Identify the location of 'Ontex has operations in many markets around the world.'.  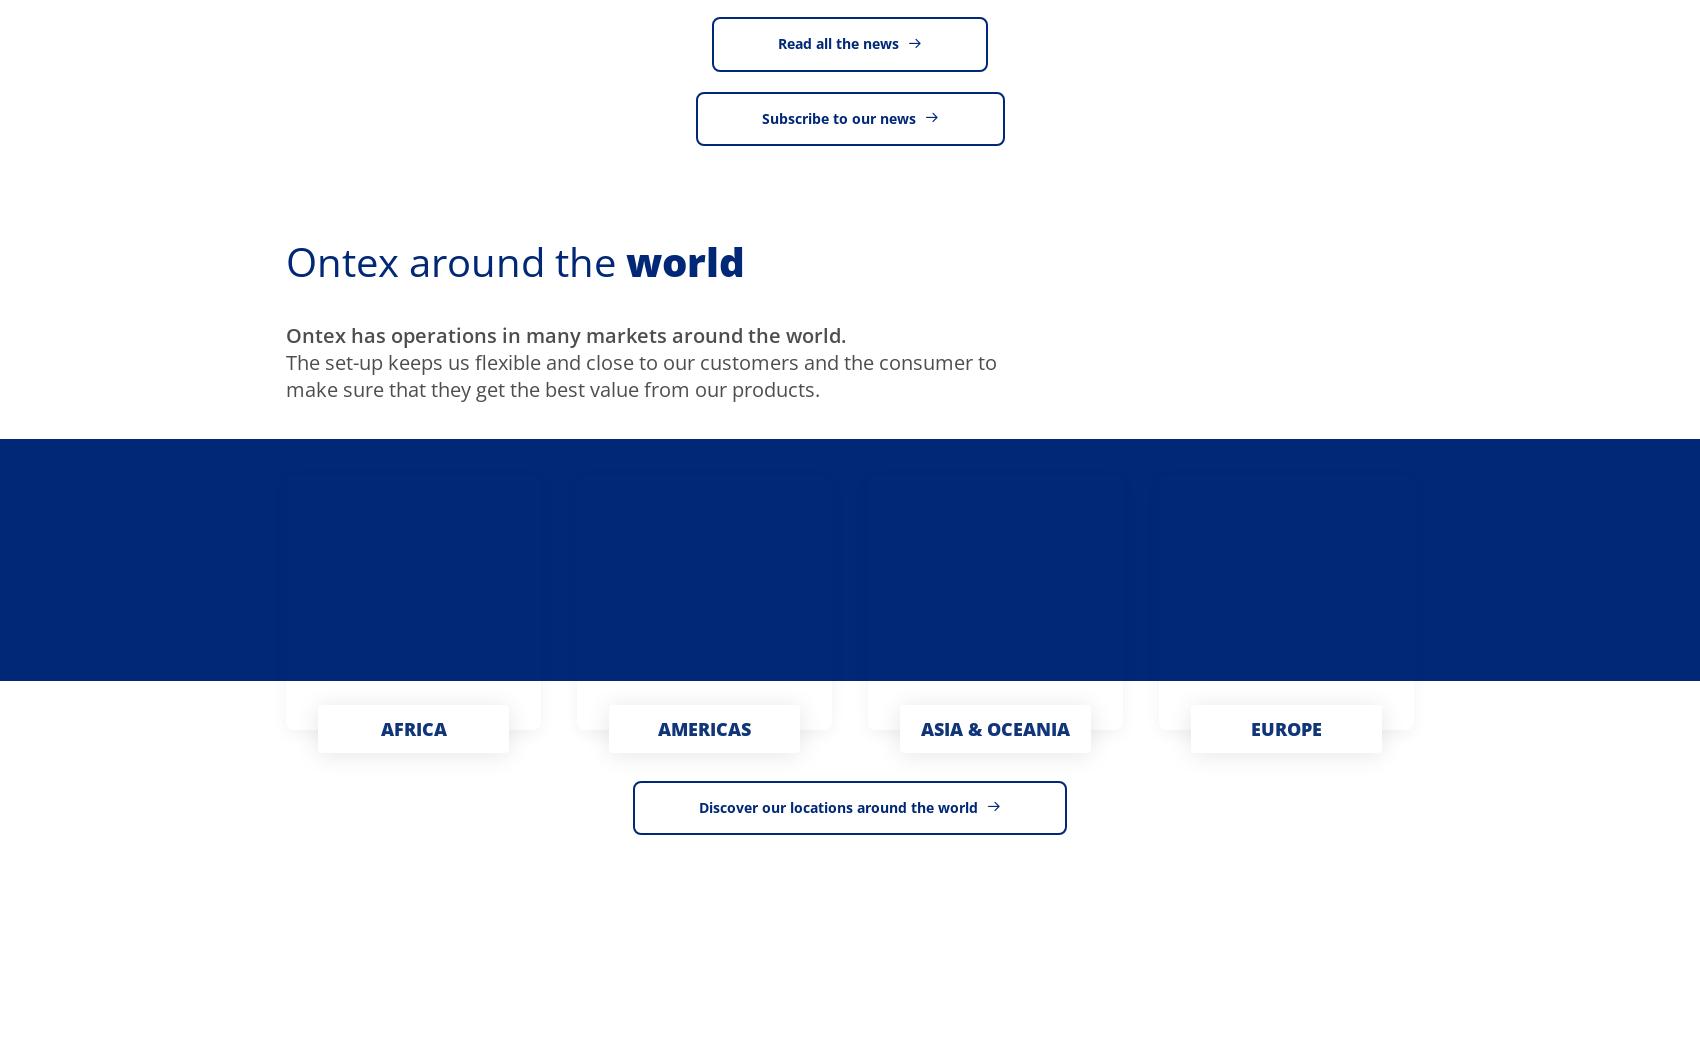
(564, 335).